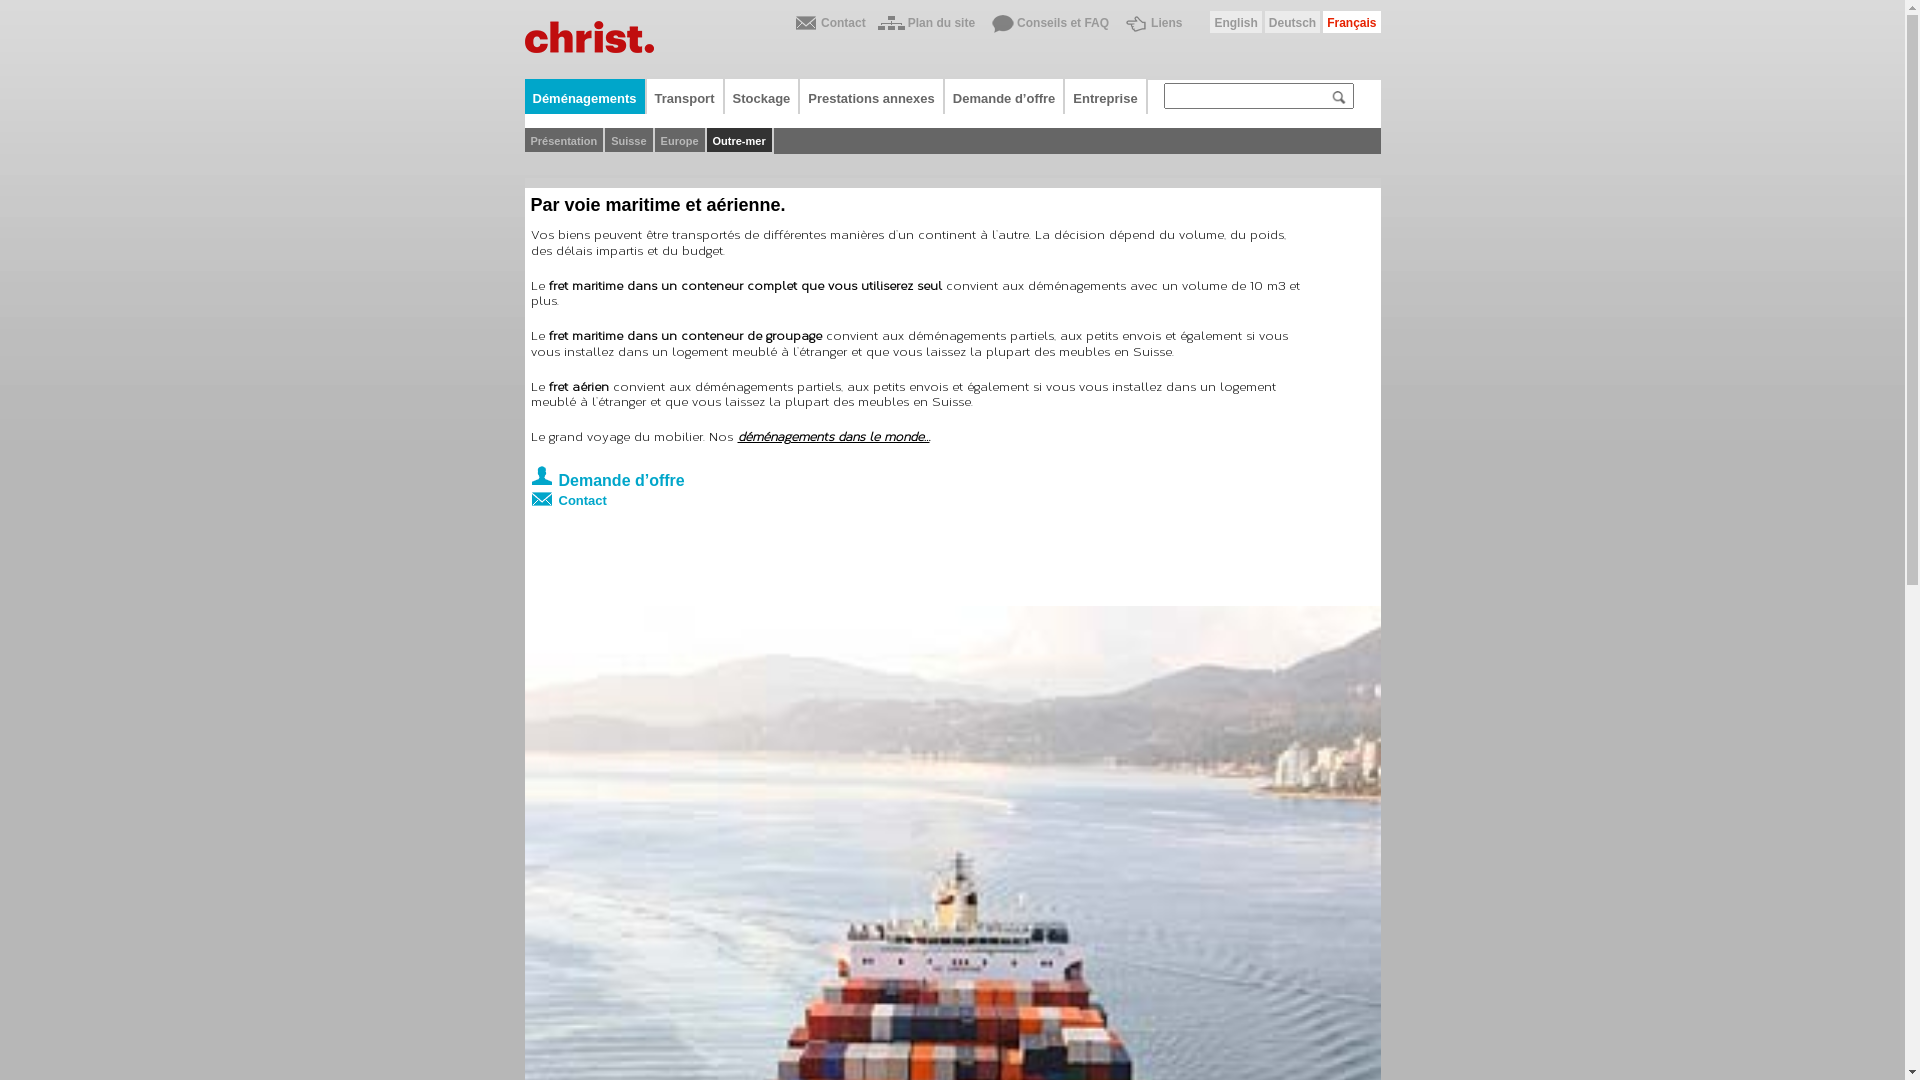 The image size is (1920, 1080). What do you see at coordinates (1292, 22) in the screenshot?
I see `'Deutsch'` at bounding box center [1292, 22].